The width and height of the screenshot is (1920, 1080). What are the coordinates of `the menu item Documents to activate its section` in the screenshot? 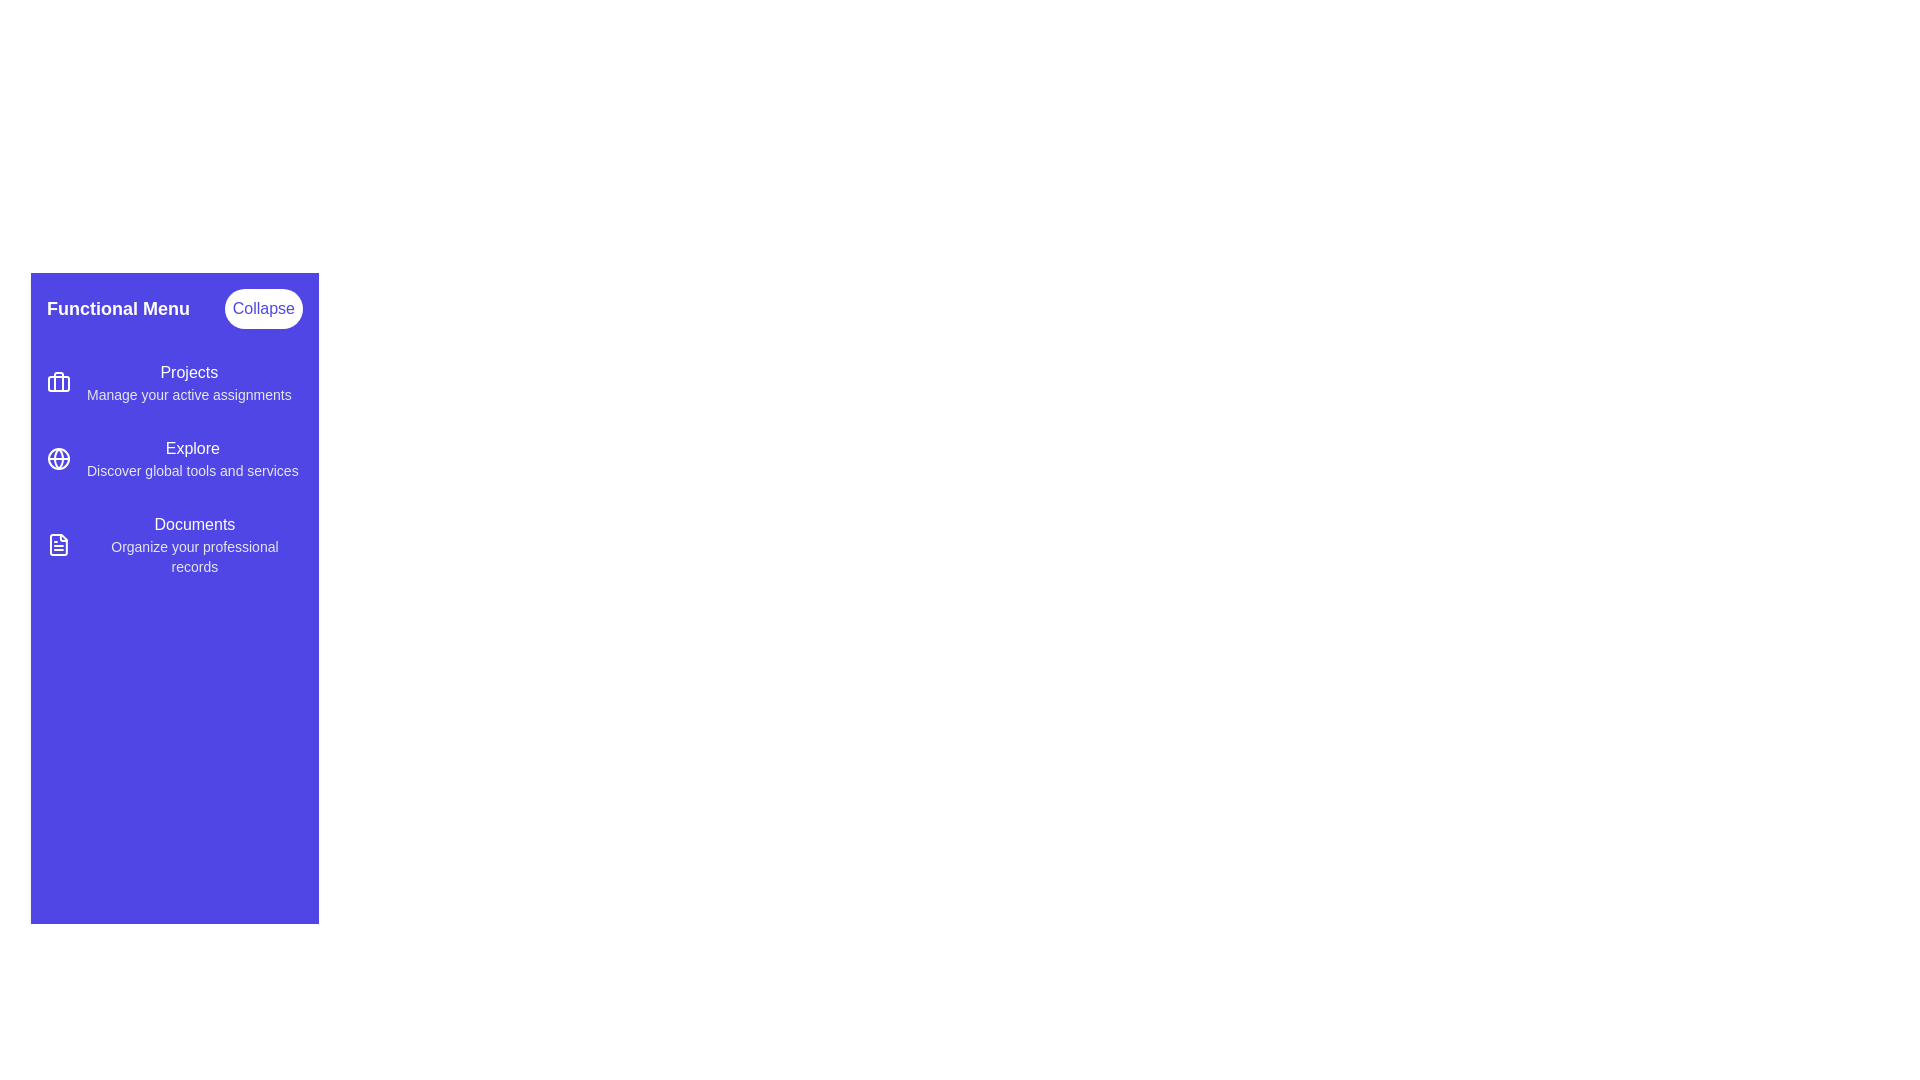 It's located at (174, 544).